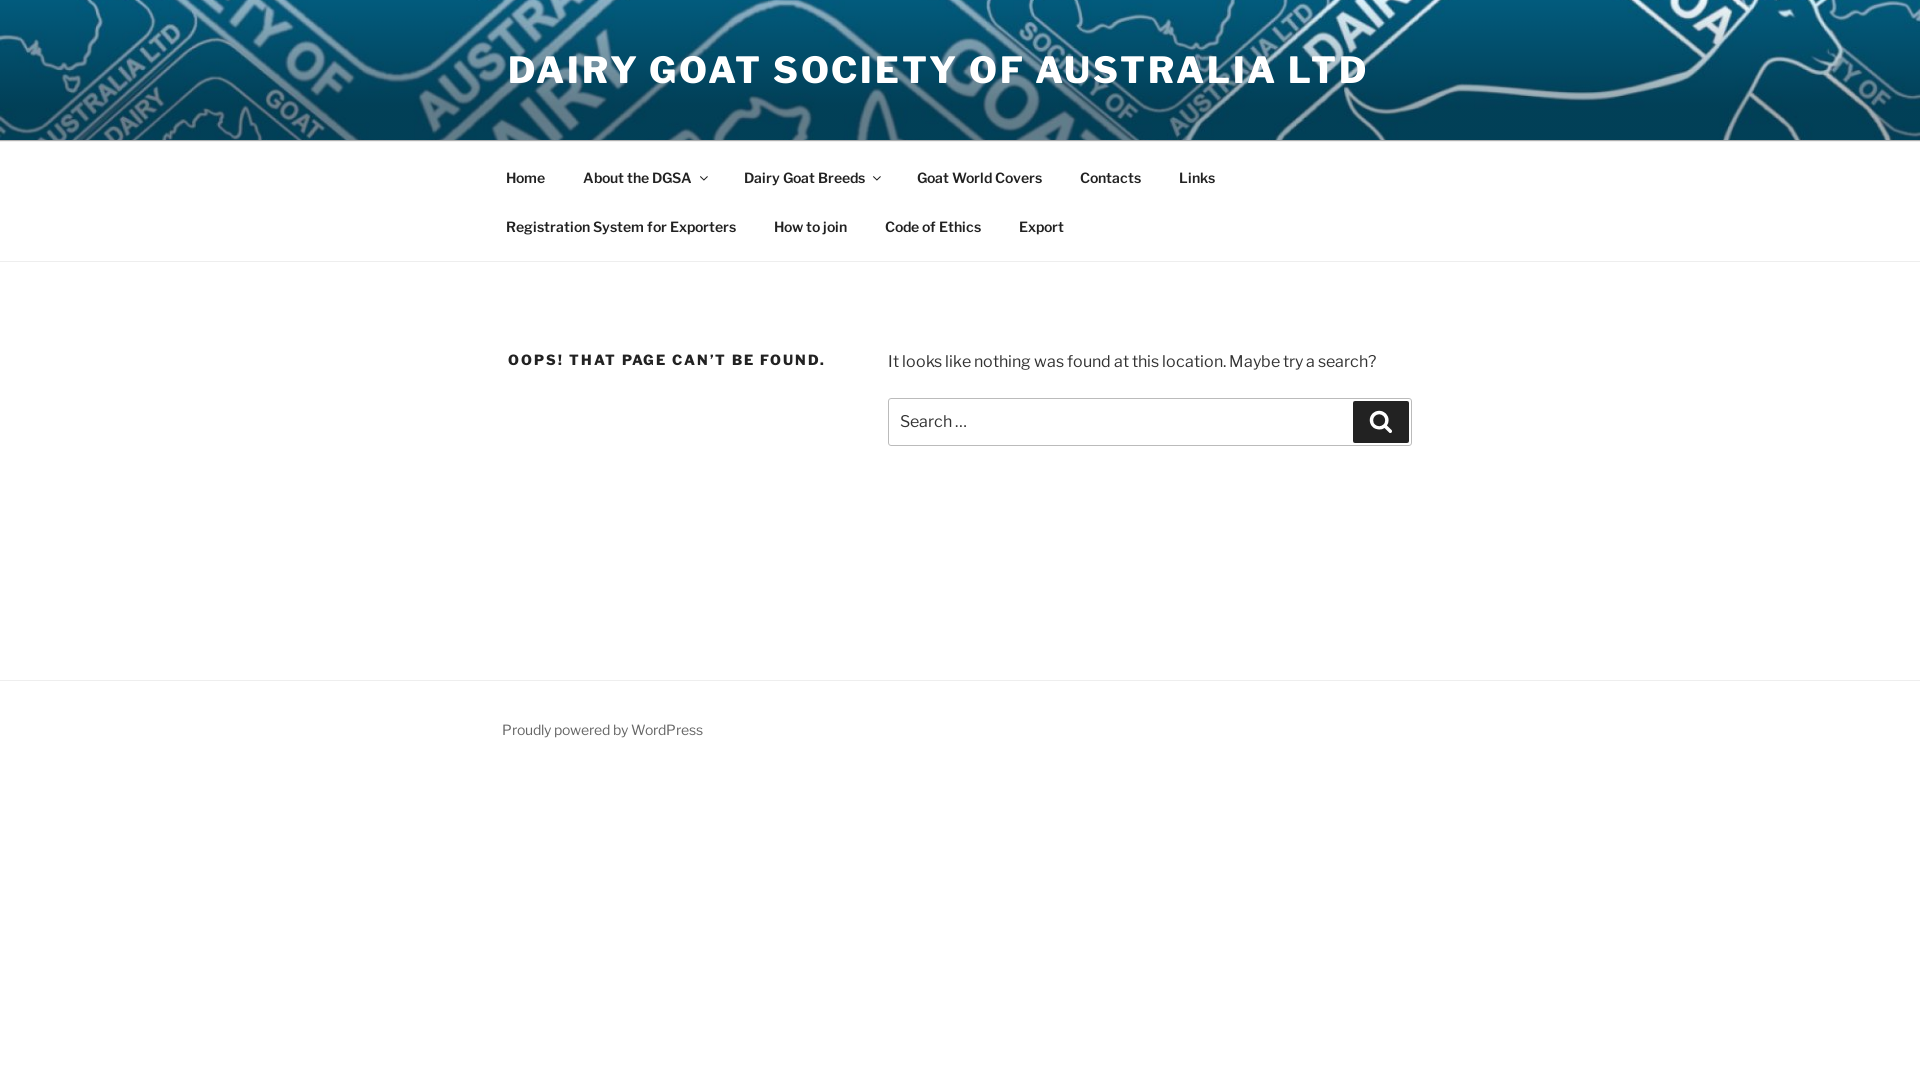 The height and width of the screenshot is (1080, 1920). I want to click on 'Proudly powered by WordPress', so click(502, 729).